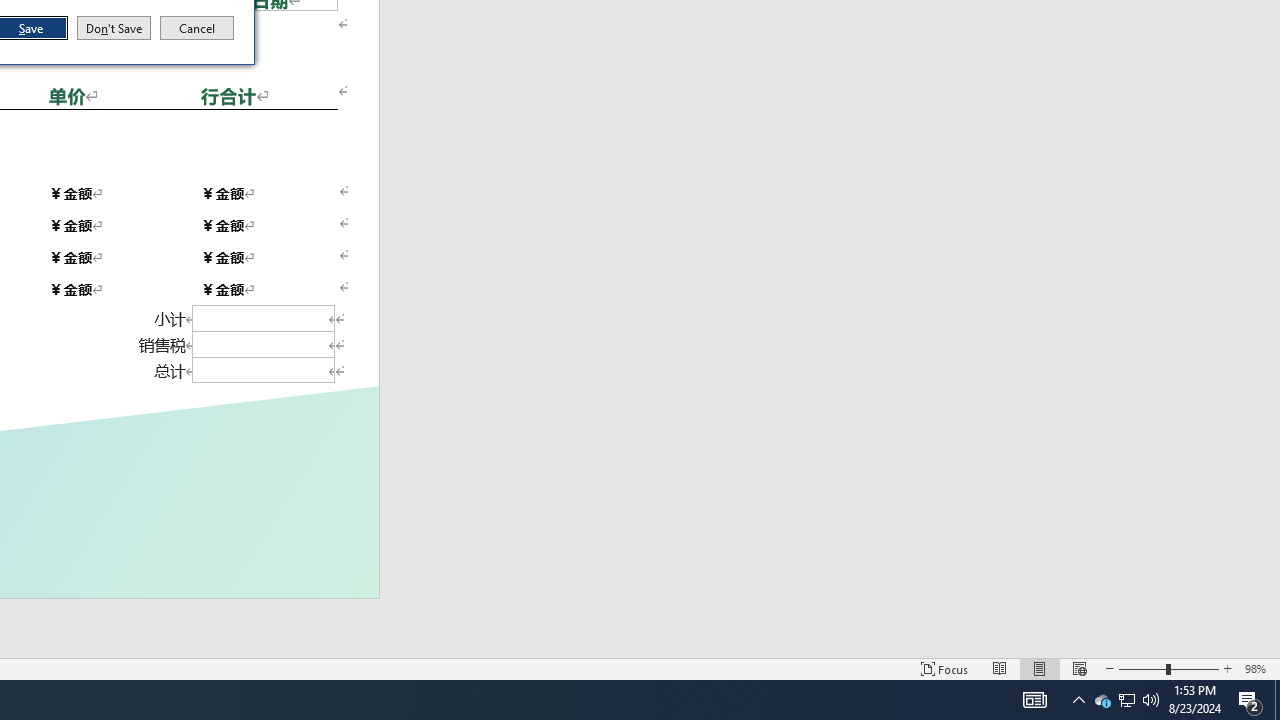 This screenshot has height=720, width=1280. I want to click on 'Zoom 98%', so click(1257, 669).